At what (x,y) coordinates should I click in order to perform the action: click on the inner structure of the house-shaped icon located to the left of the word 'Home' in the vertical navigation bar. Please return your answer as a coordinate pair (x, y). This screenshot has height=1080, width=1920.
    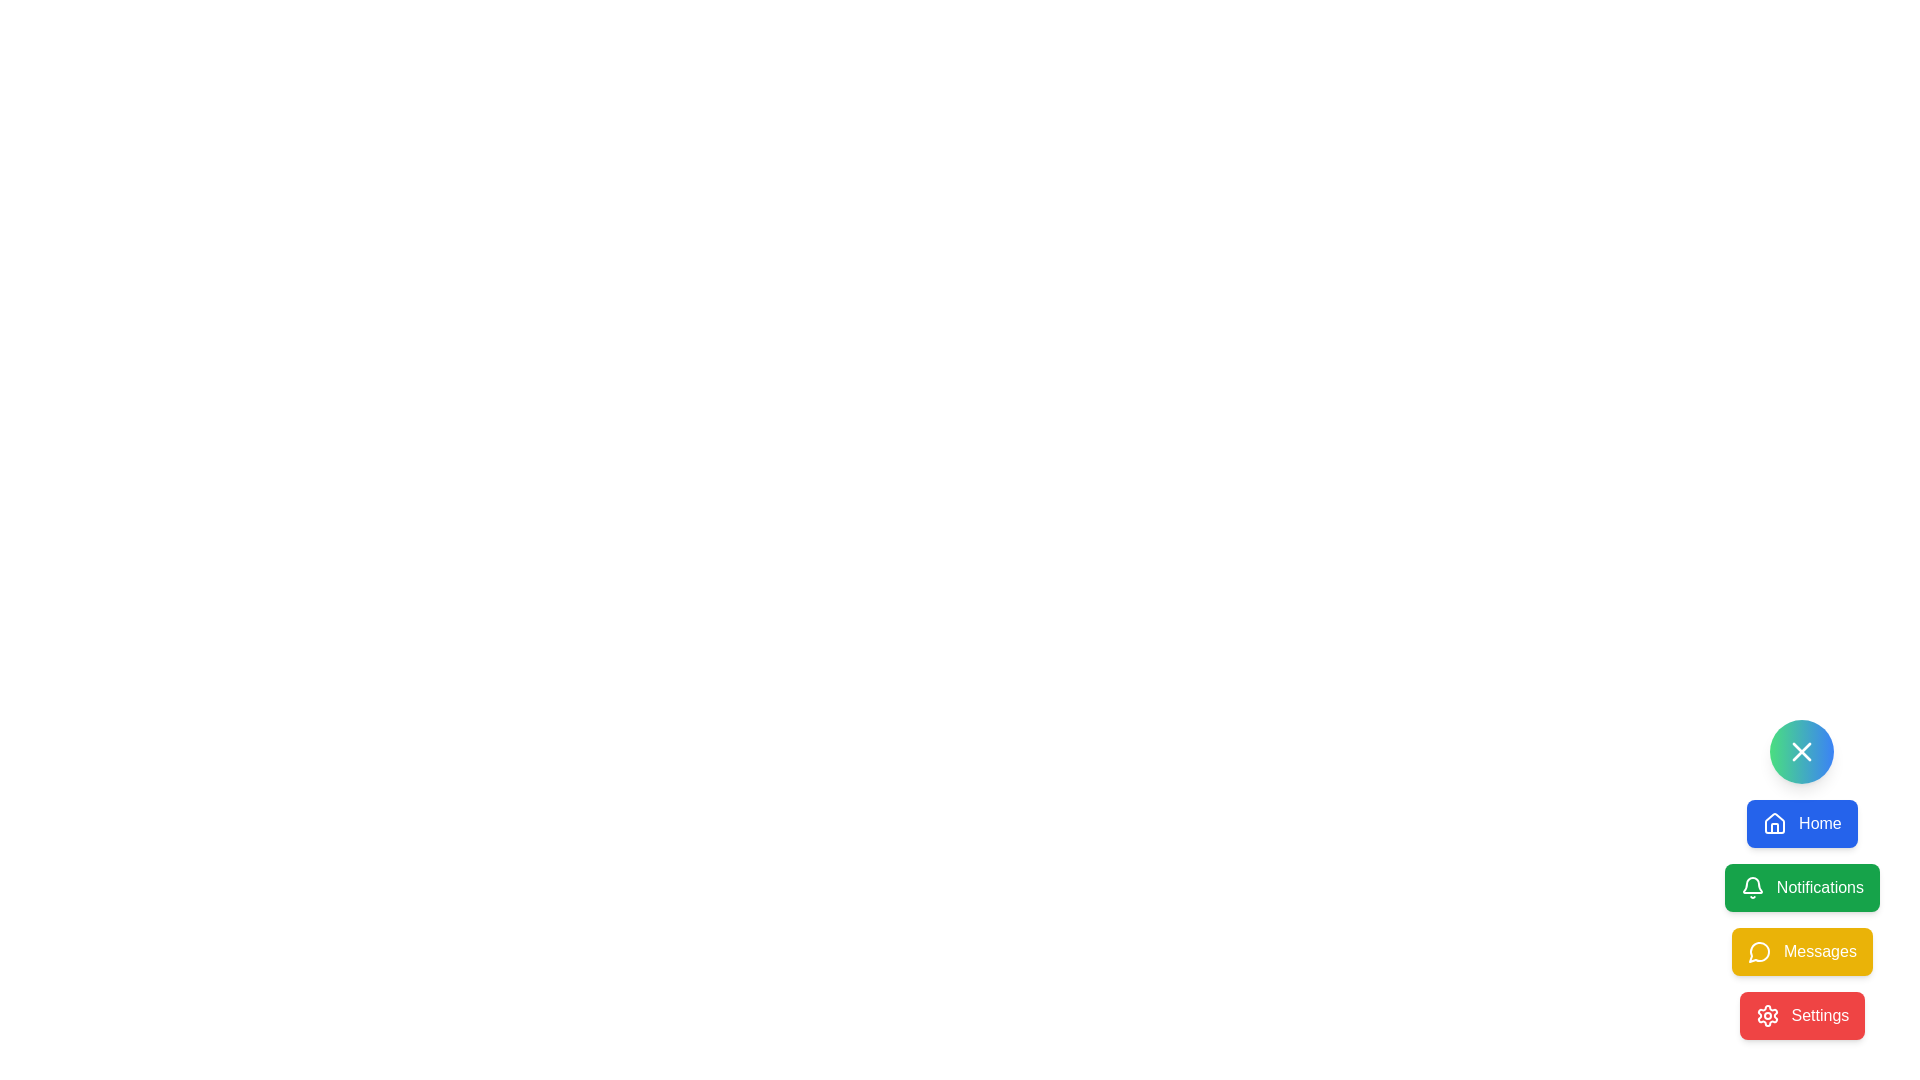
    Looking at the image, I should click on (1775, 828).